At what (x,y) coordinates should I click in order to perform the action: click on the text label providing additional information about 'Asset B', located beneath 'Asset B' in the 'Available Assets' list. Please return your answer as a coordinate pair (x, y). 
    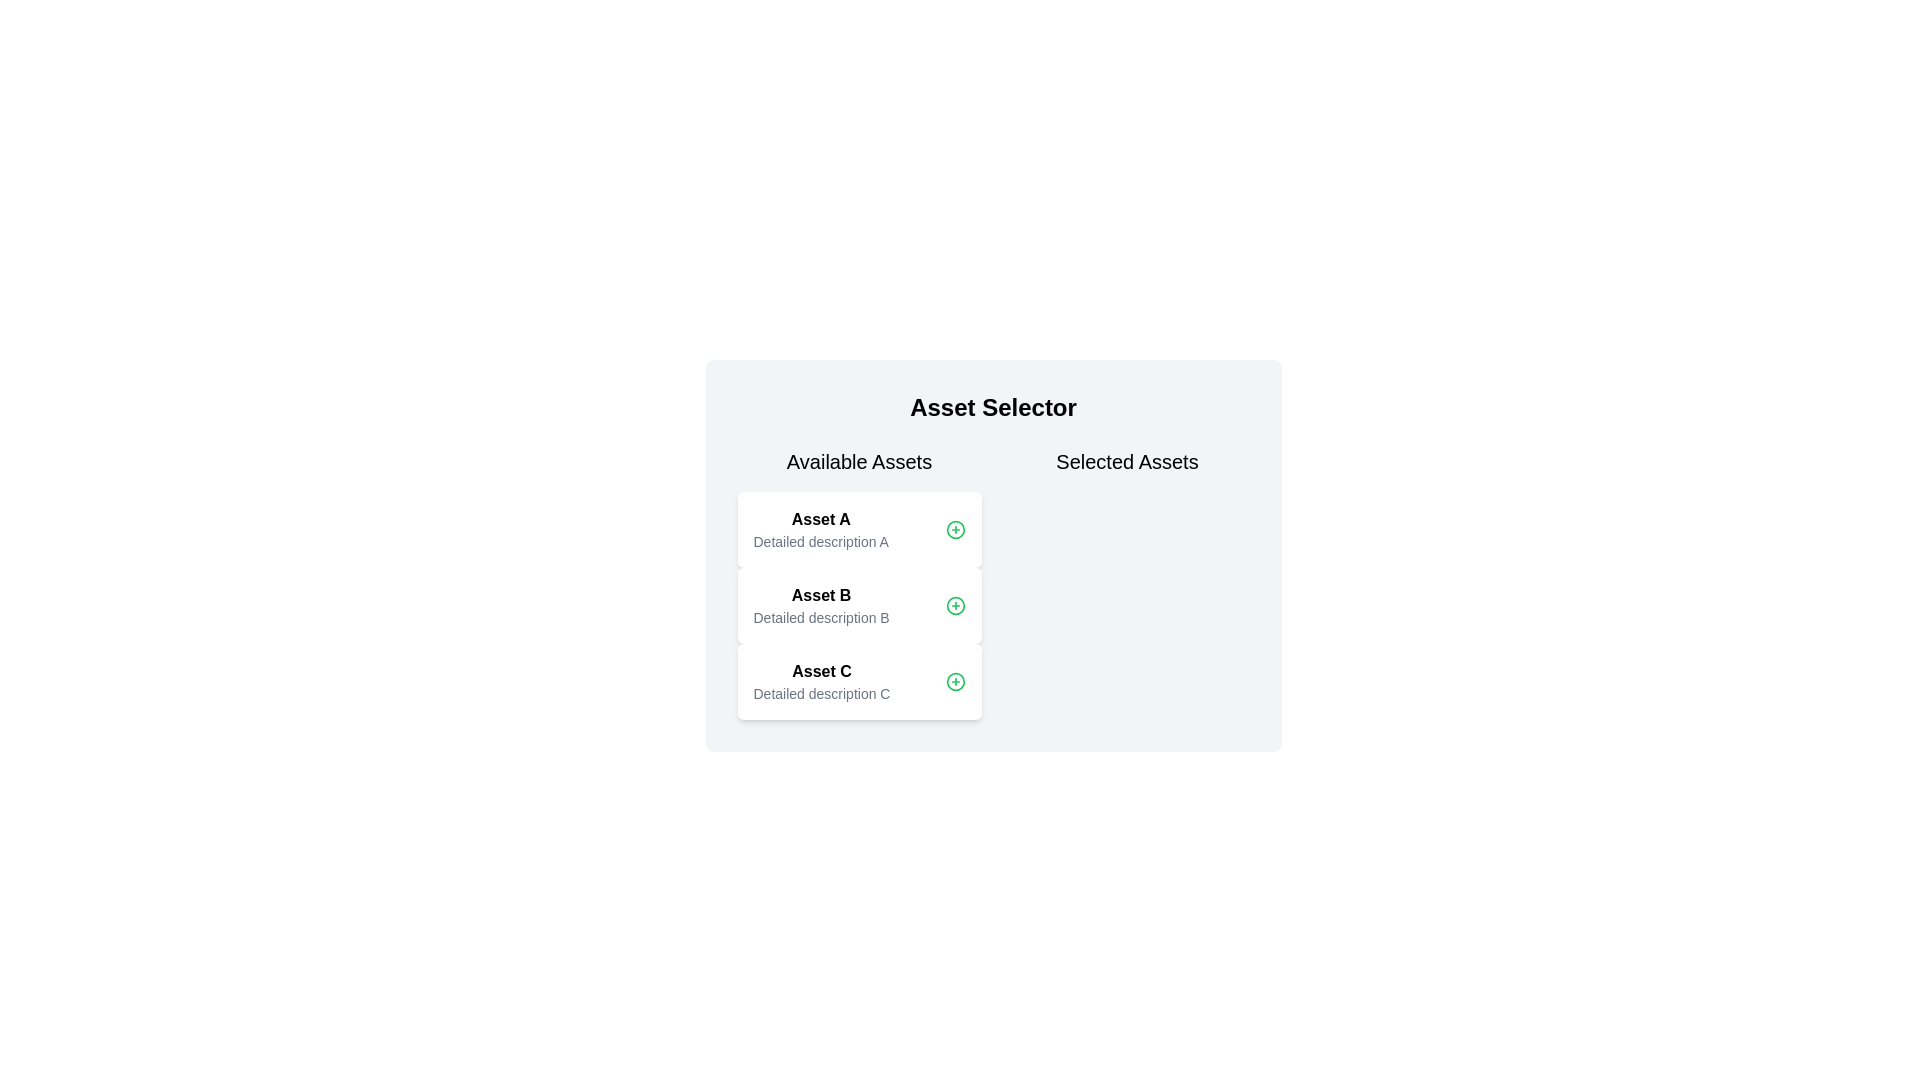
    Looking at the image, I should click on (821, 616).